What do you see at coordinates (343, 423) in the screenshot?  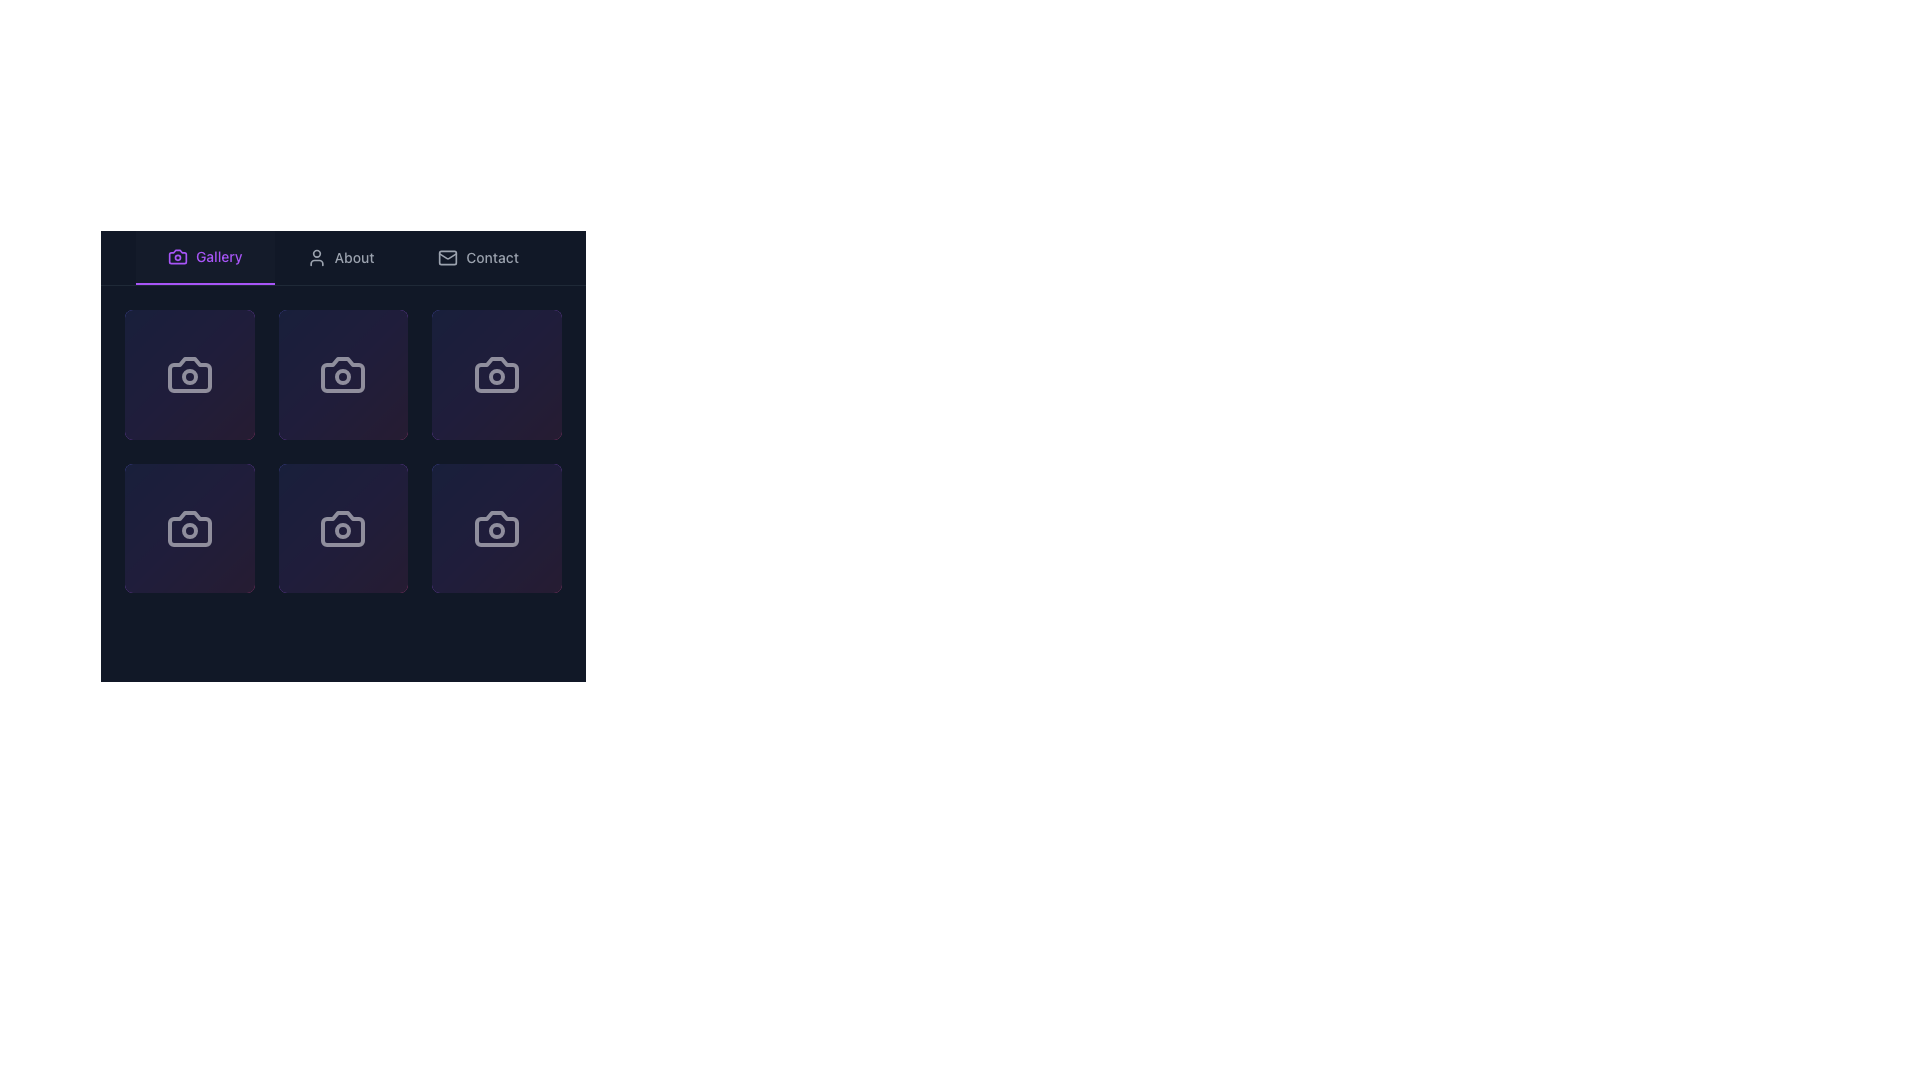 I see `the Gallery Tile located in the second row, second column of the grid, which features a centered camera icon and a gradient background, as part of a multi-selection` at bounding box center [343, 423].